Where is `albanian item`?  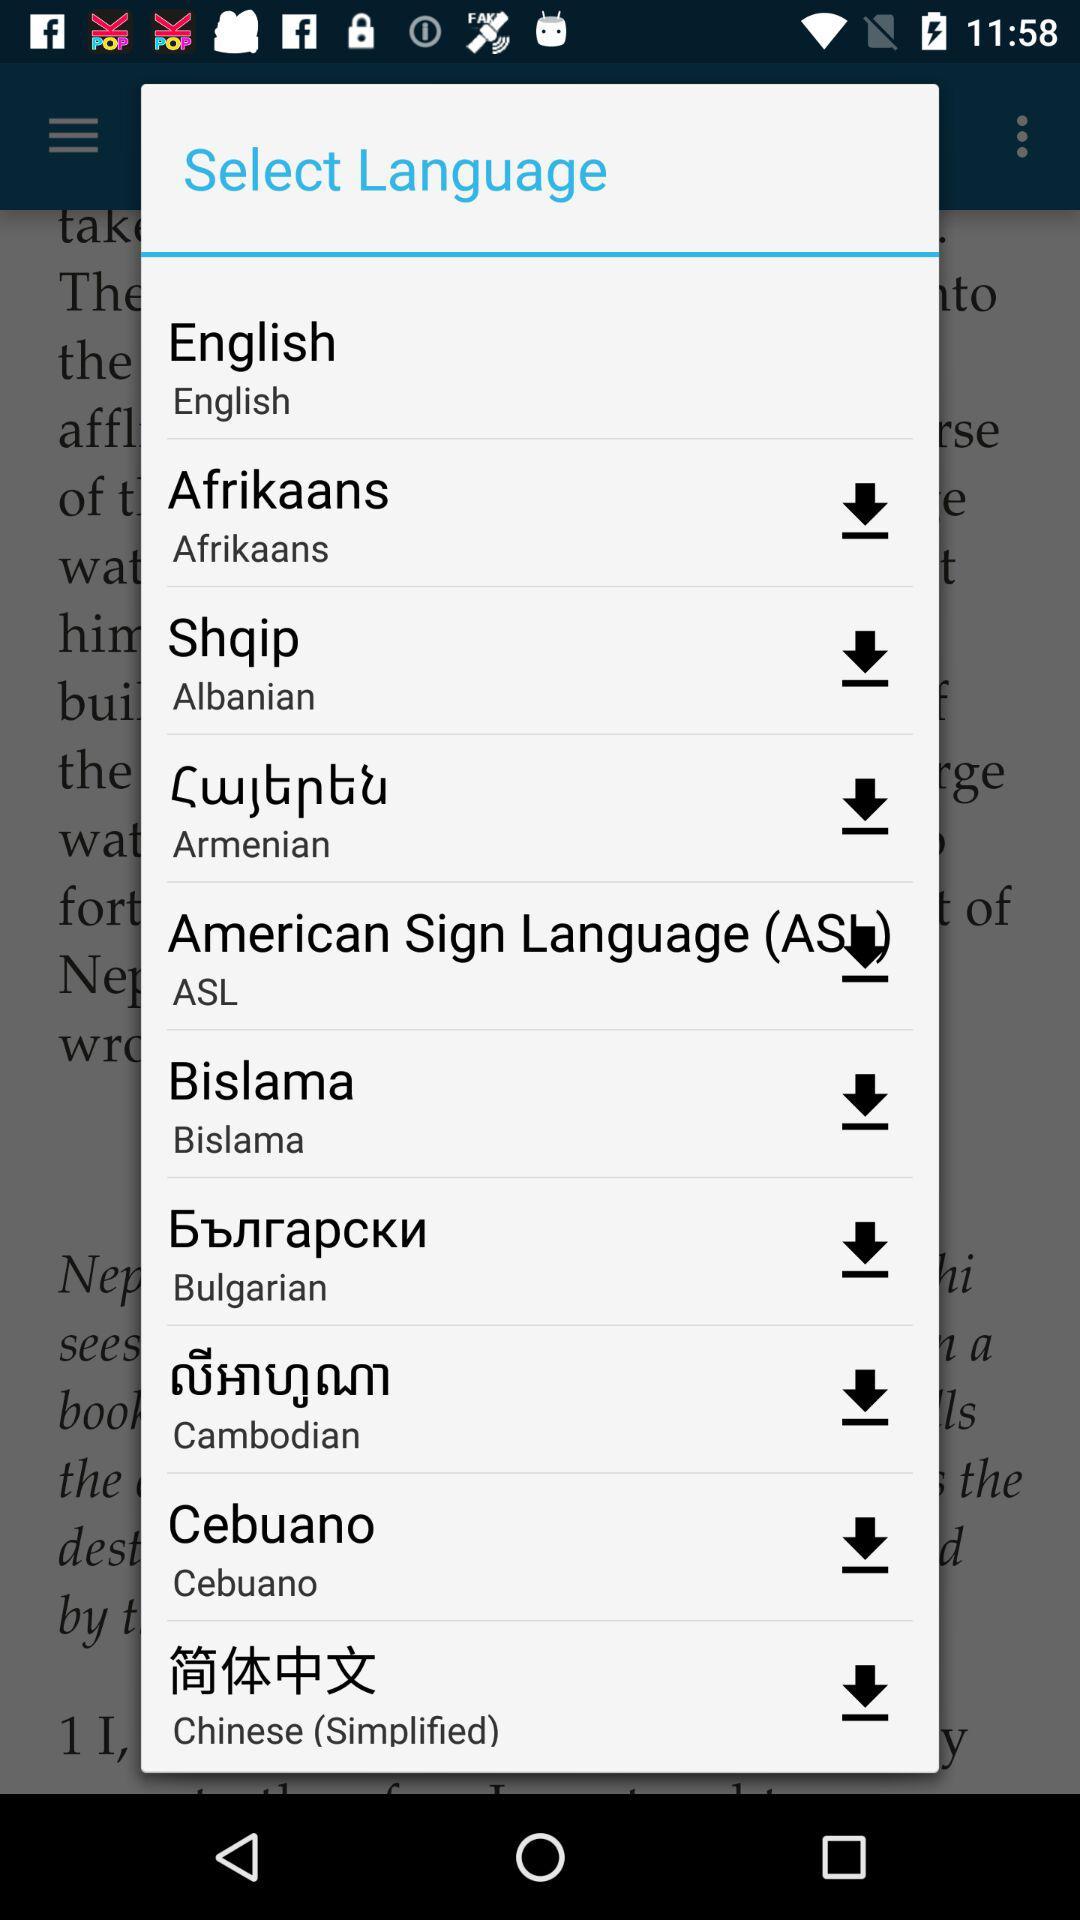
albanian item is located at coordinates (540, 701).